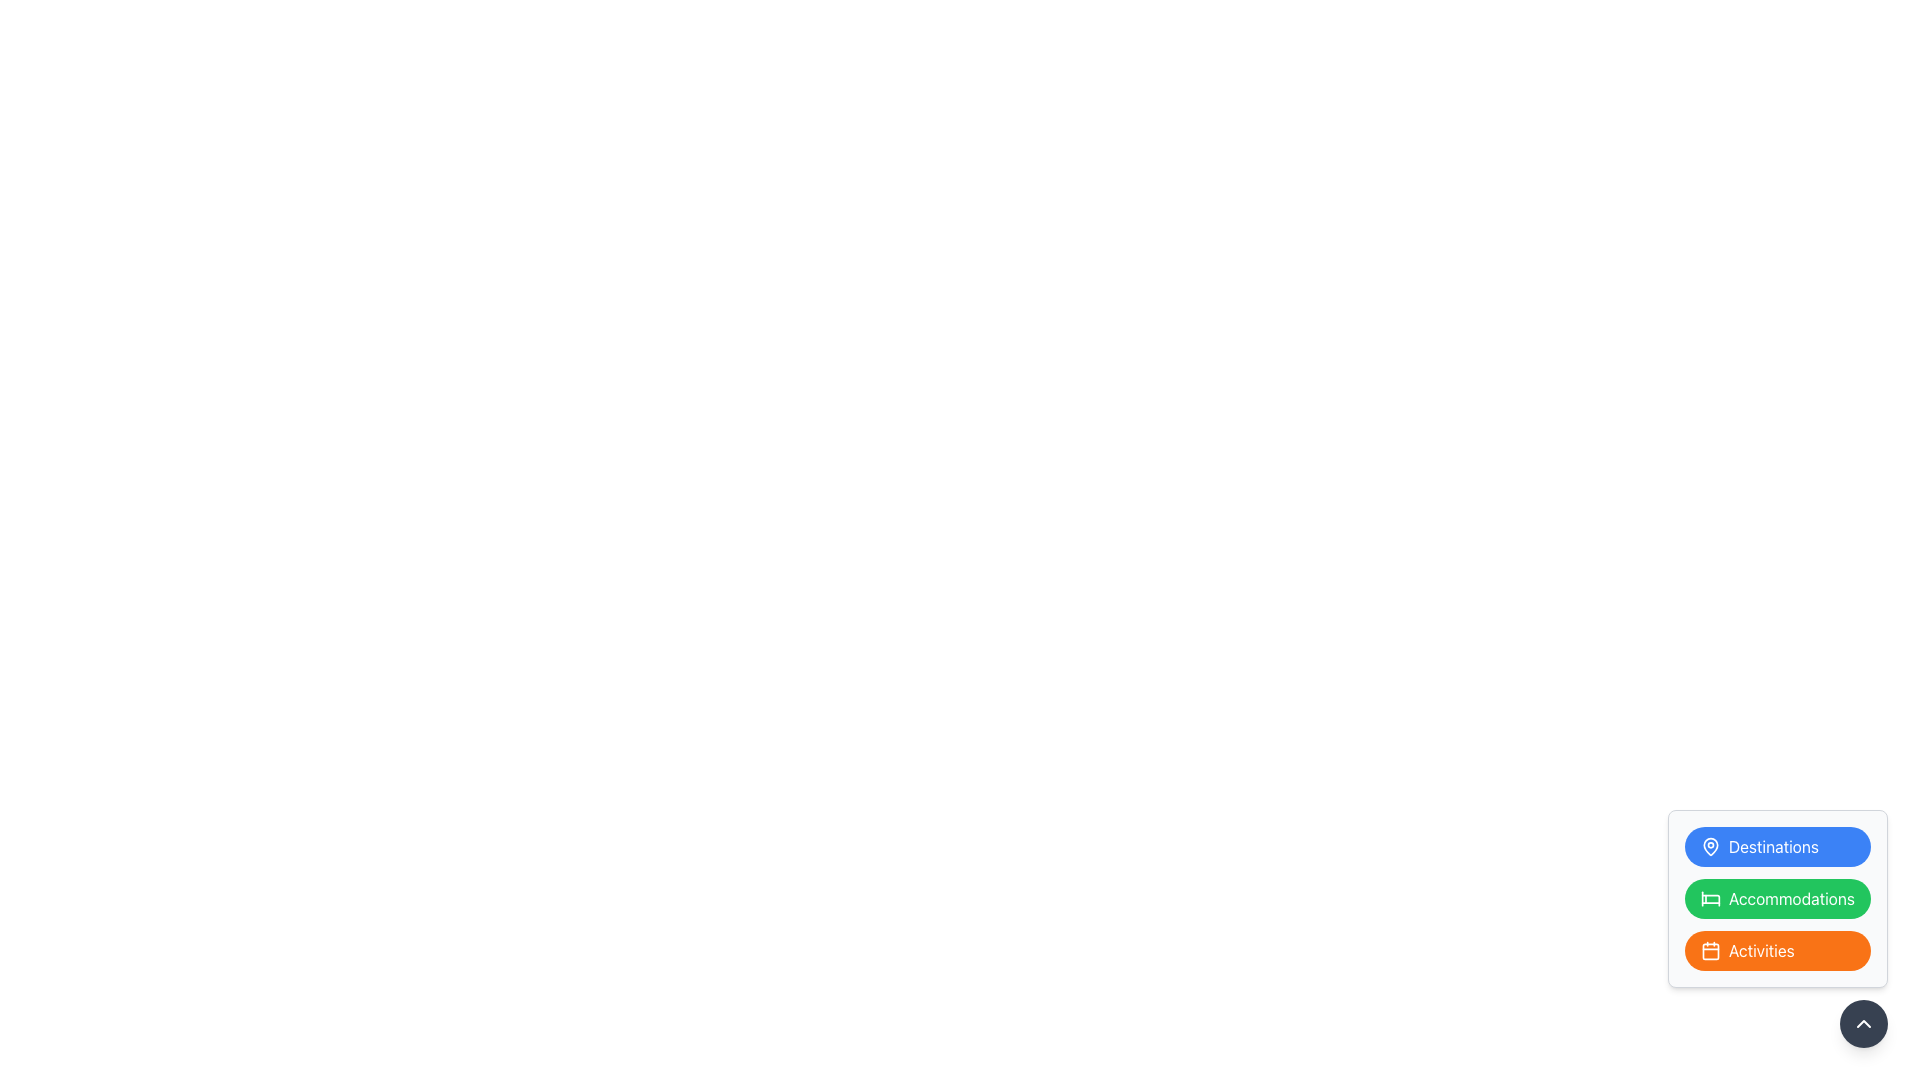  I want to click on the third button in a vertical stack, located below the green 'Accommodations' button, so click(1777, 929).